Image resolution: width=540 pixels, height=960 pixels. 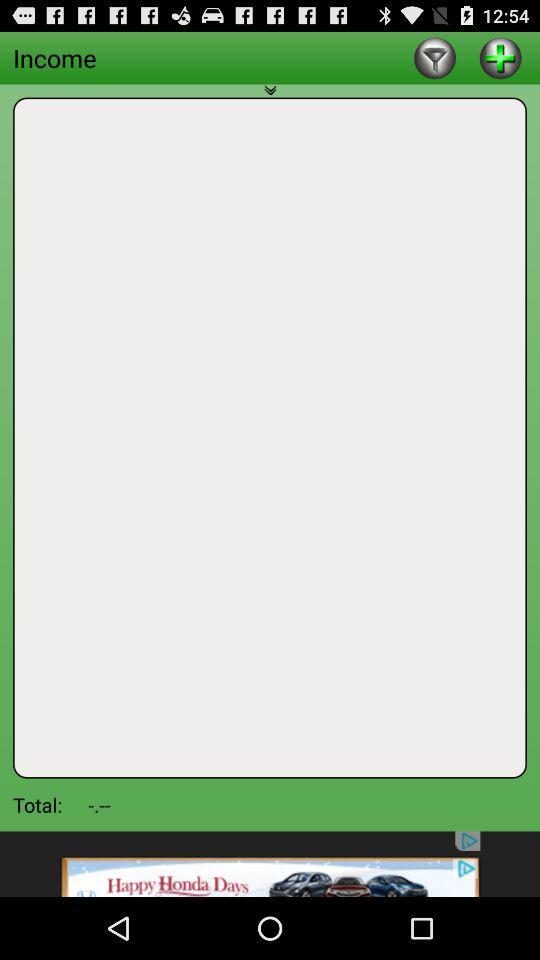 What do you see at coordinates (499, 61) in the screenshot?
I see `the add icon` at bounding box center [499, 61].